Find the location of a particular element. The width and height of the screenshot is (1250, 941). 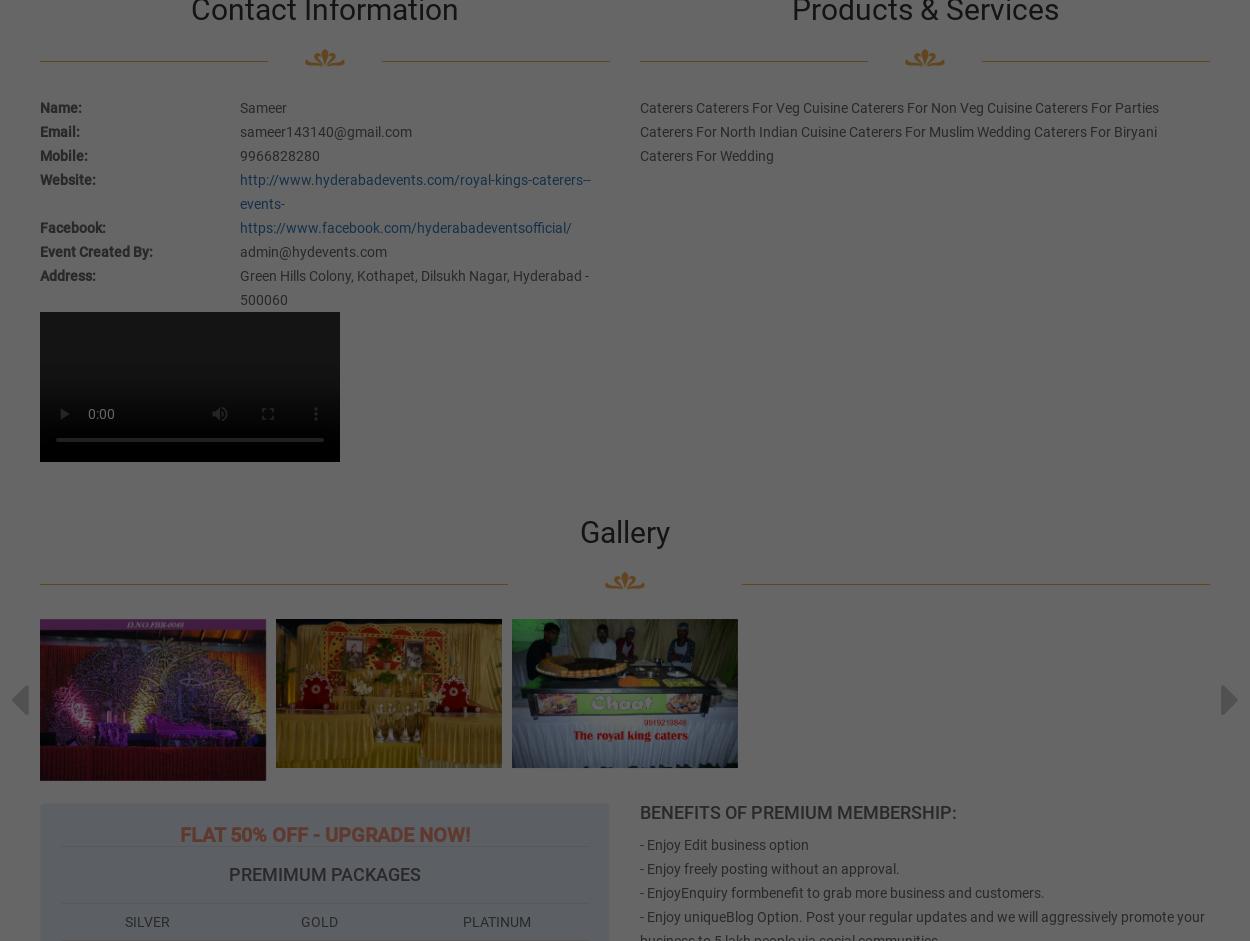

'sameer143140@gmail.com' is located at coordinates (324, 129).